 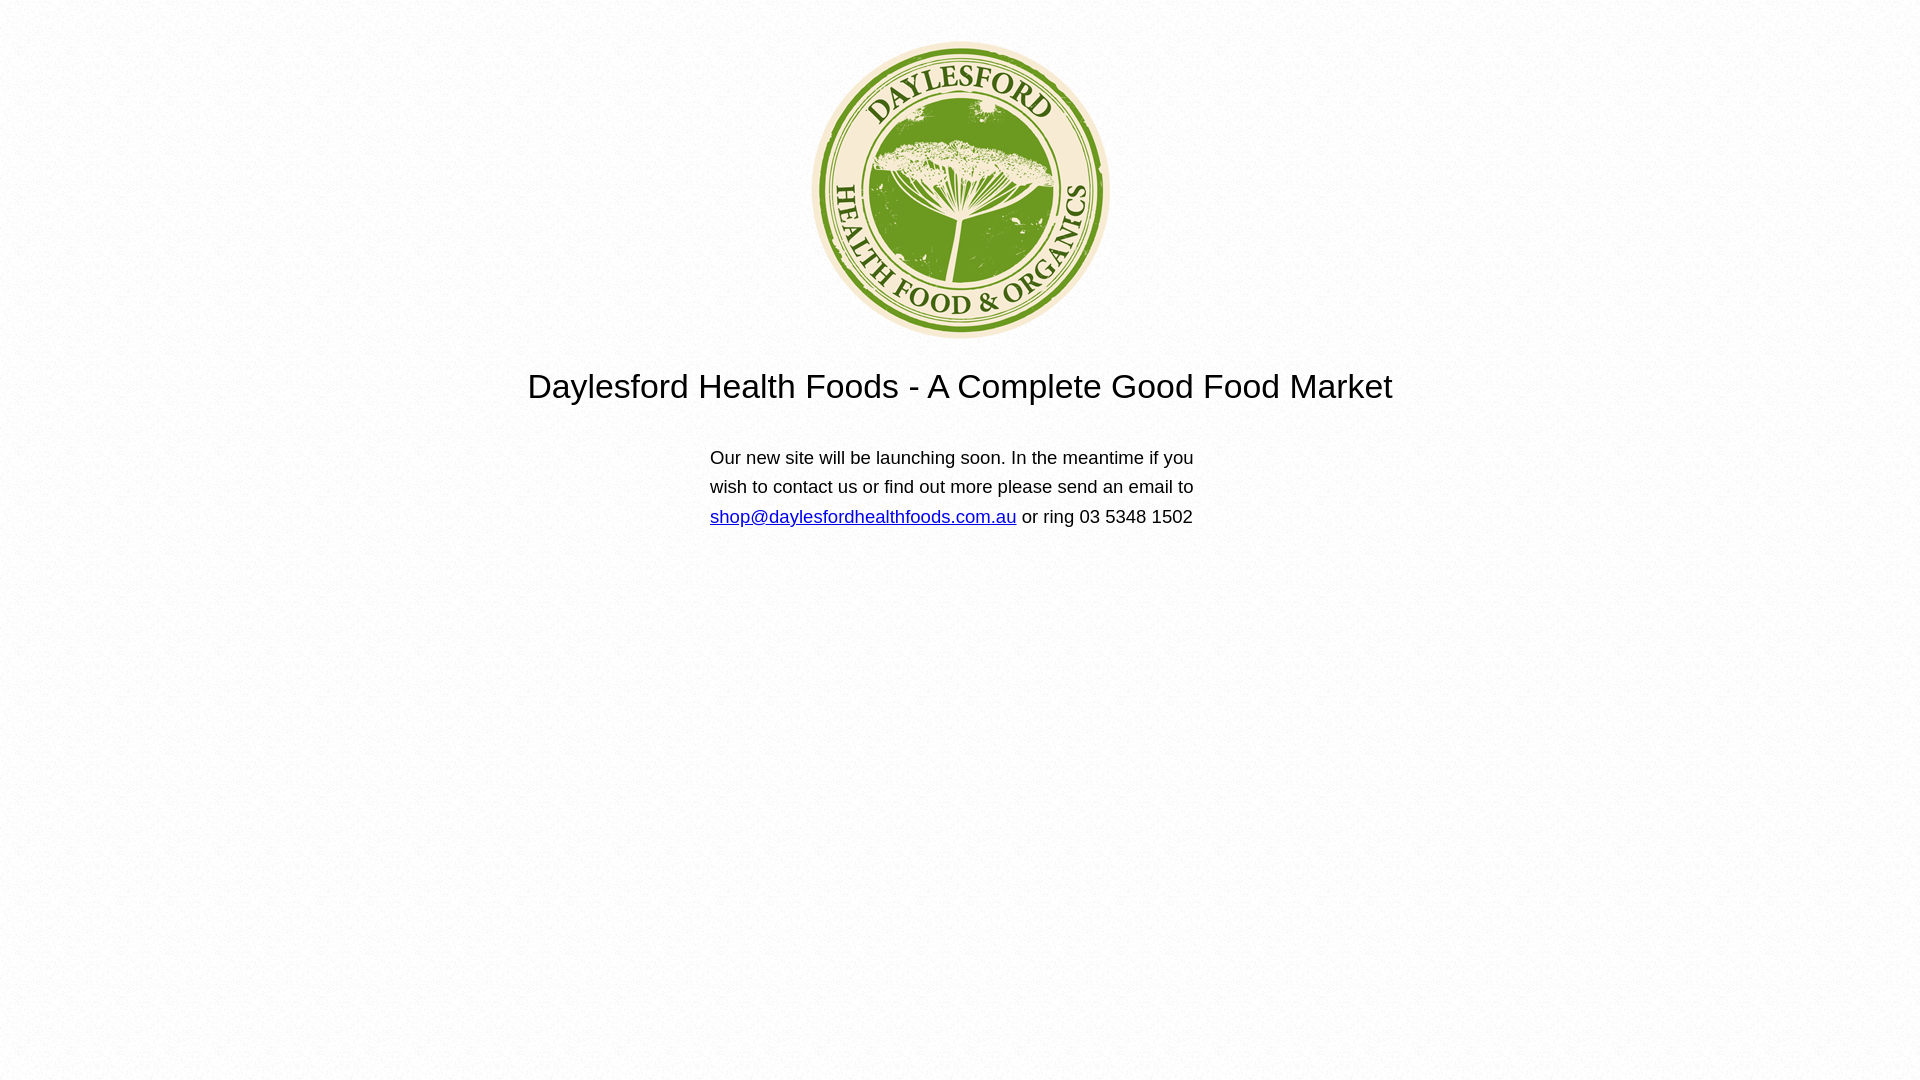 What do you see at coordinates (863, 515) in the screenshot?
I see `'shop@daylesfordhealthfoods.com.au'` at bounding box center [863, 515].